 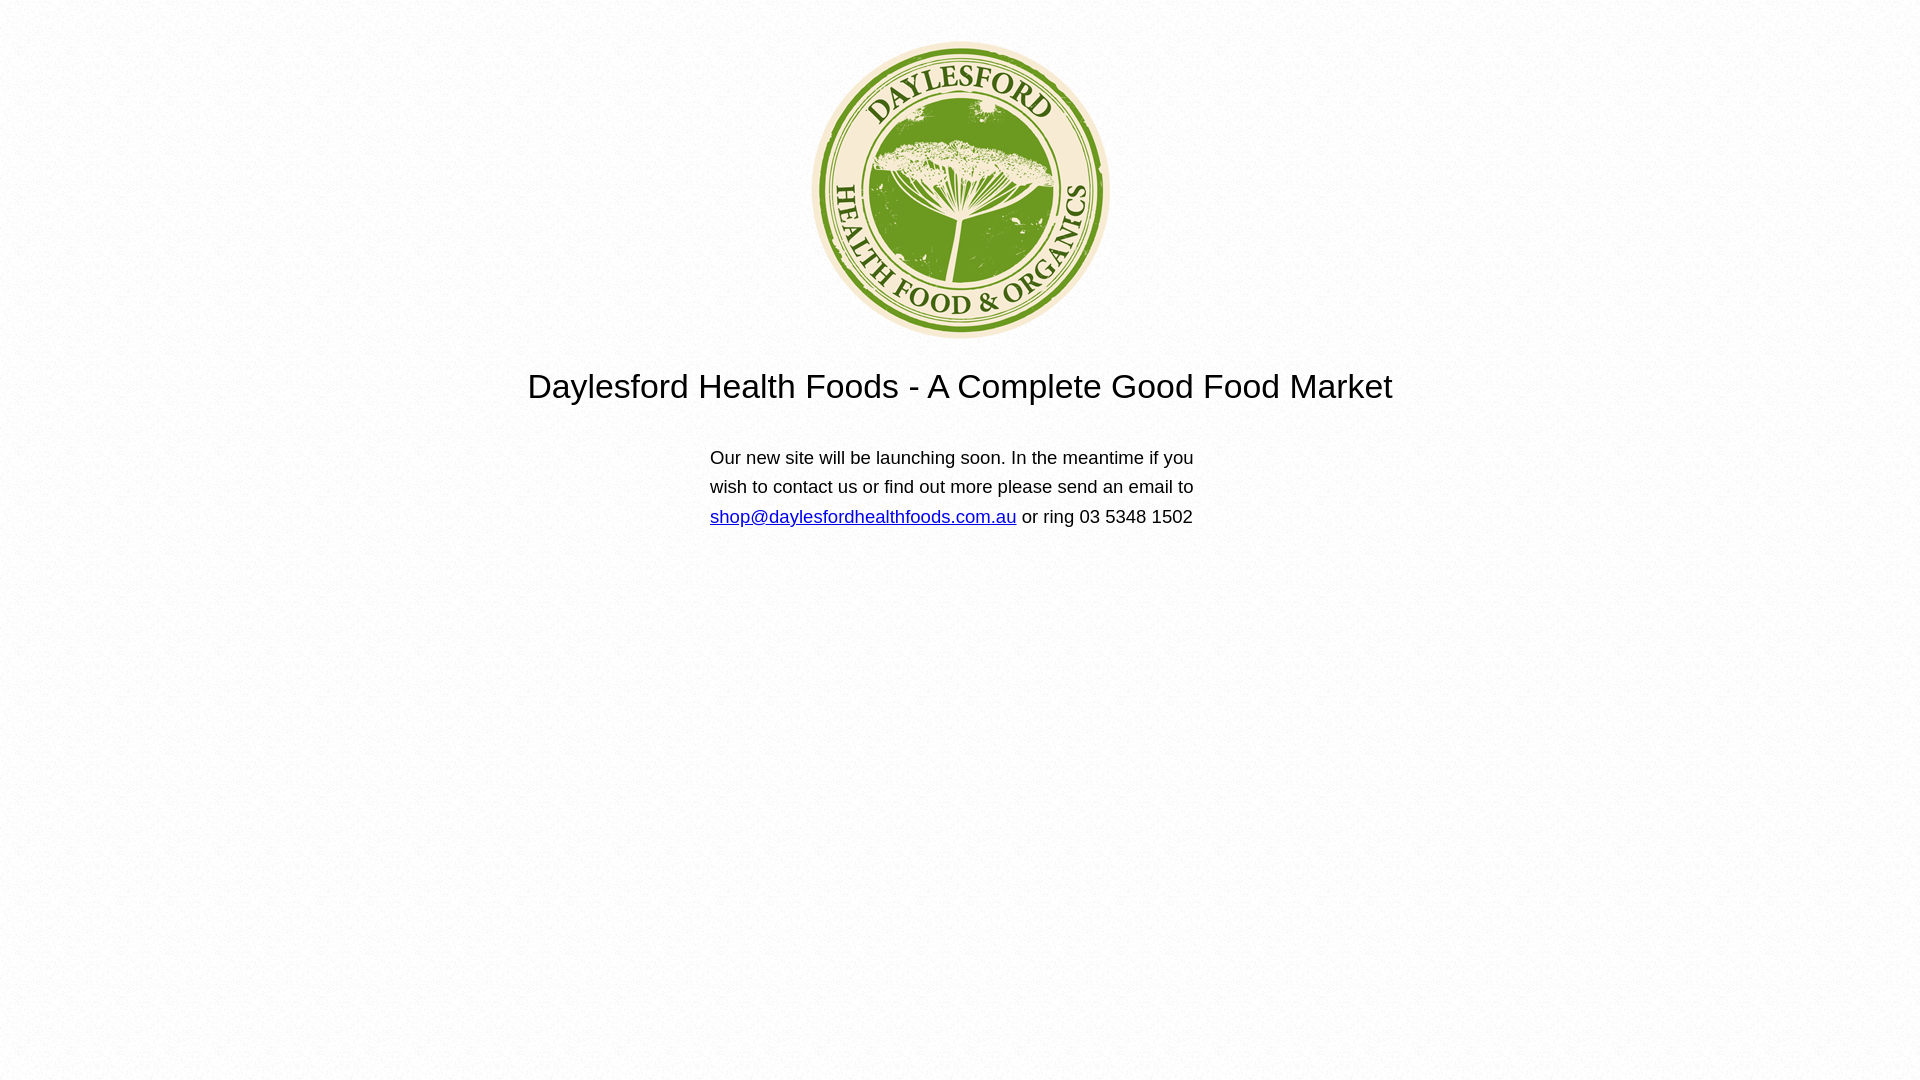 What do you see at coordinates (863, 515) in the screenshot?
I see `'shop@daylesfordhealthfoods.com.au'` at bounding box center [863, 515].